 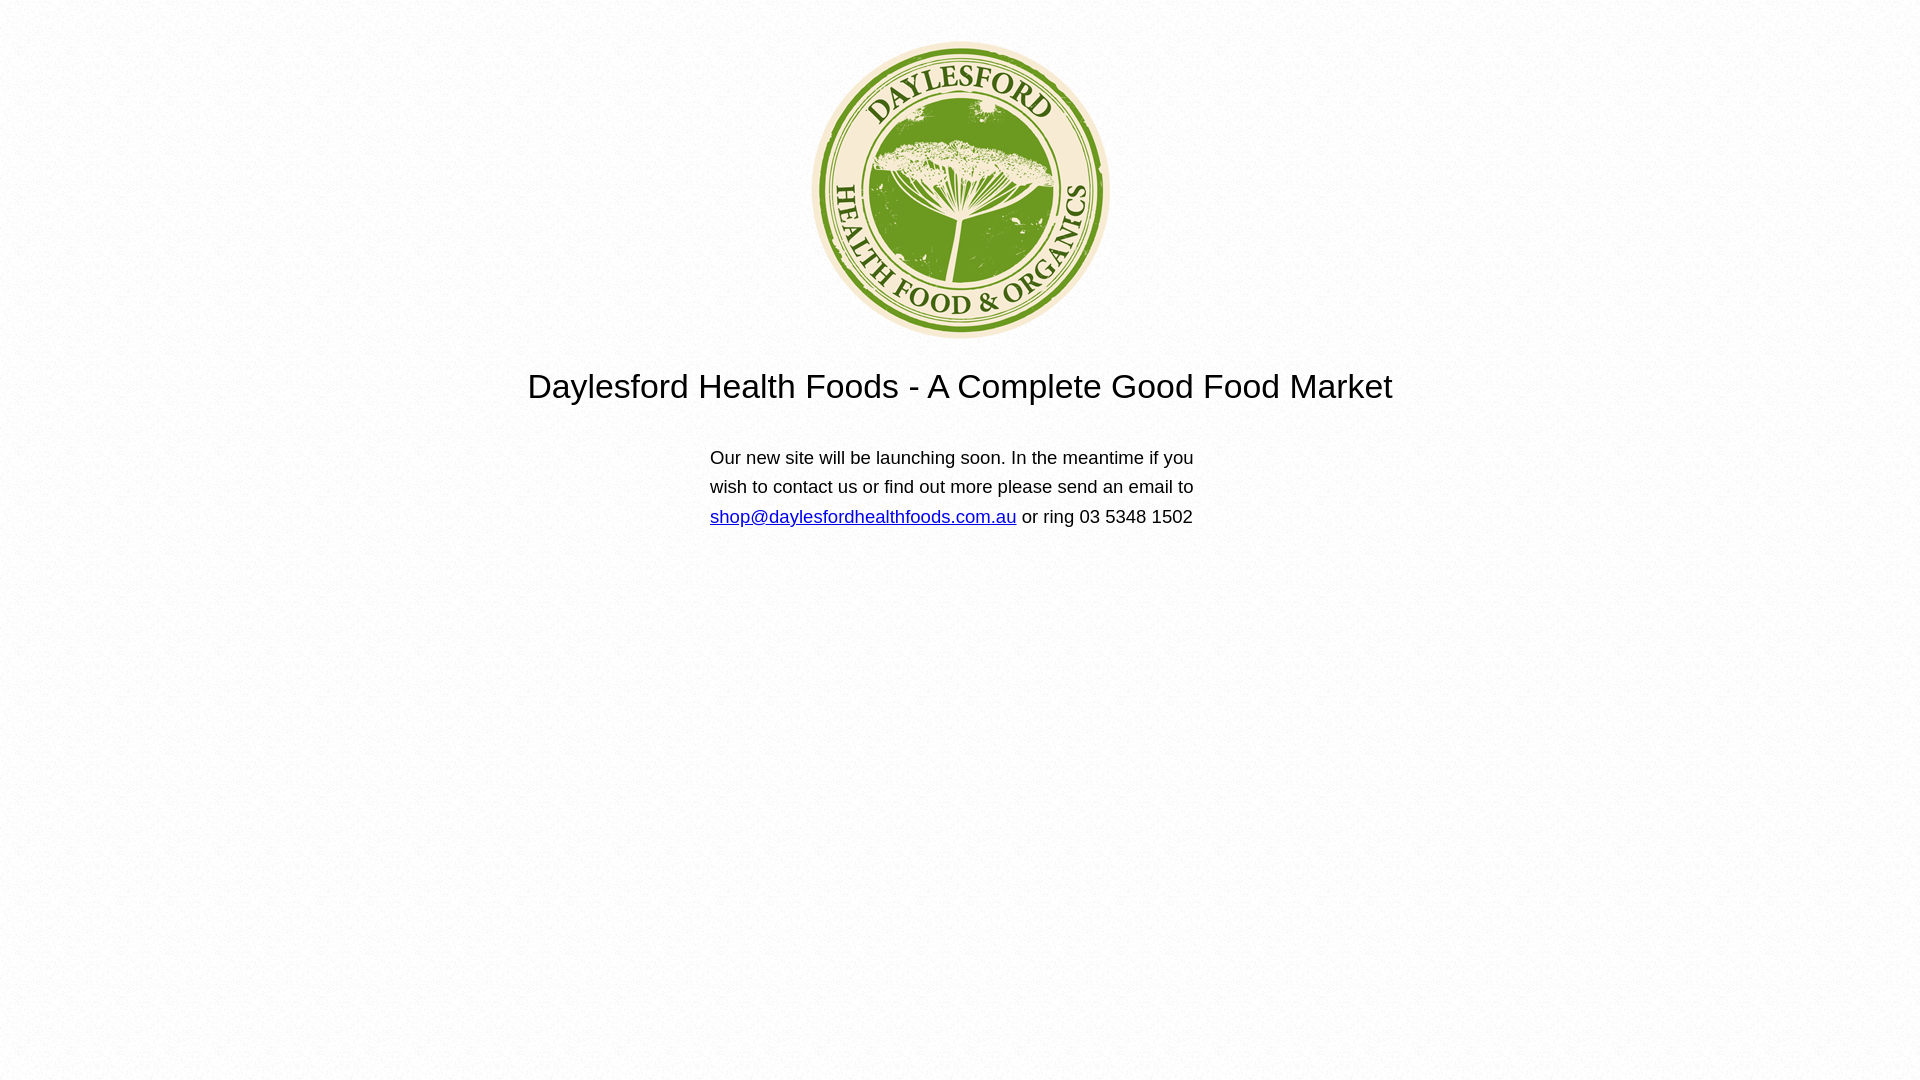 What do you see at coordinates (863, 515) in the screenshot?
I see `'shop@daylesfordhealthfoods.com.au'` at bounding box center [863, 515].